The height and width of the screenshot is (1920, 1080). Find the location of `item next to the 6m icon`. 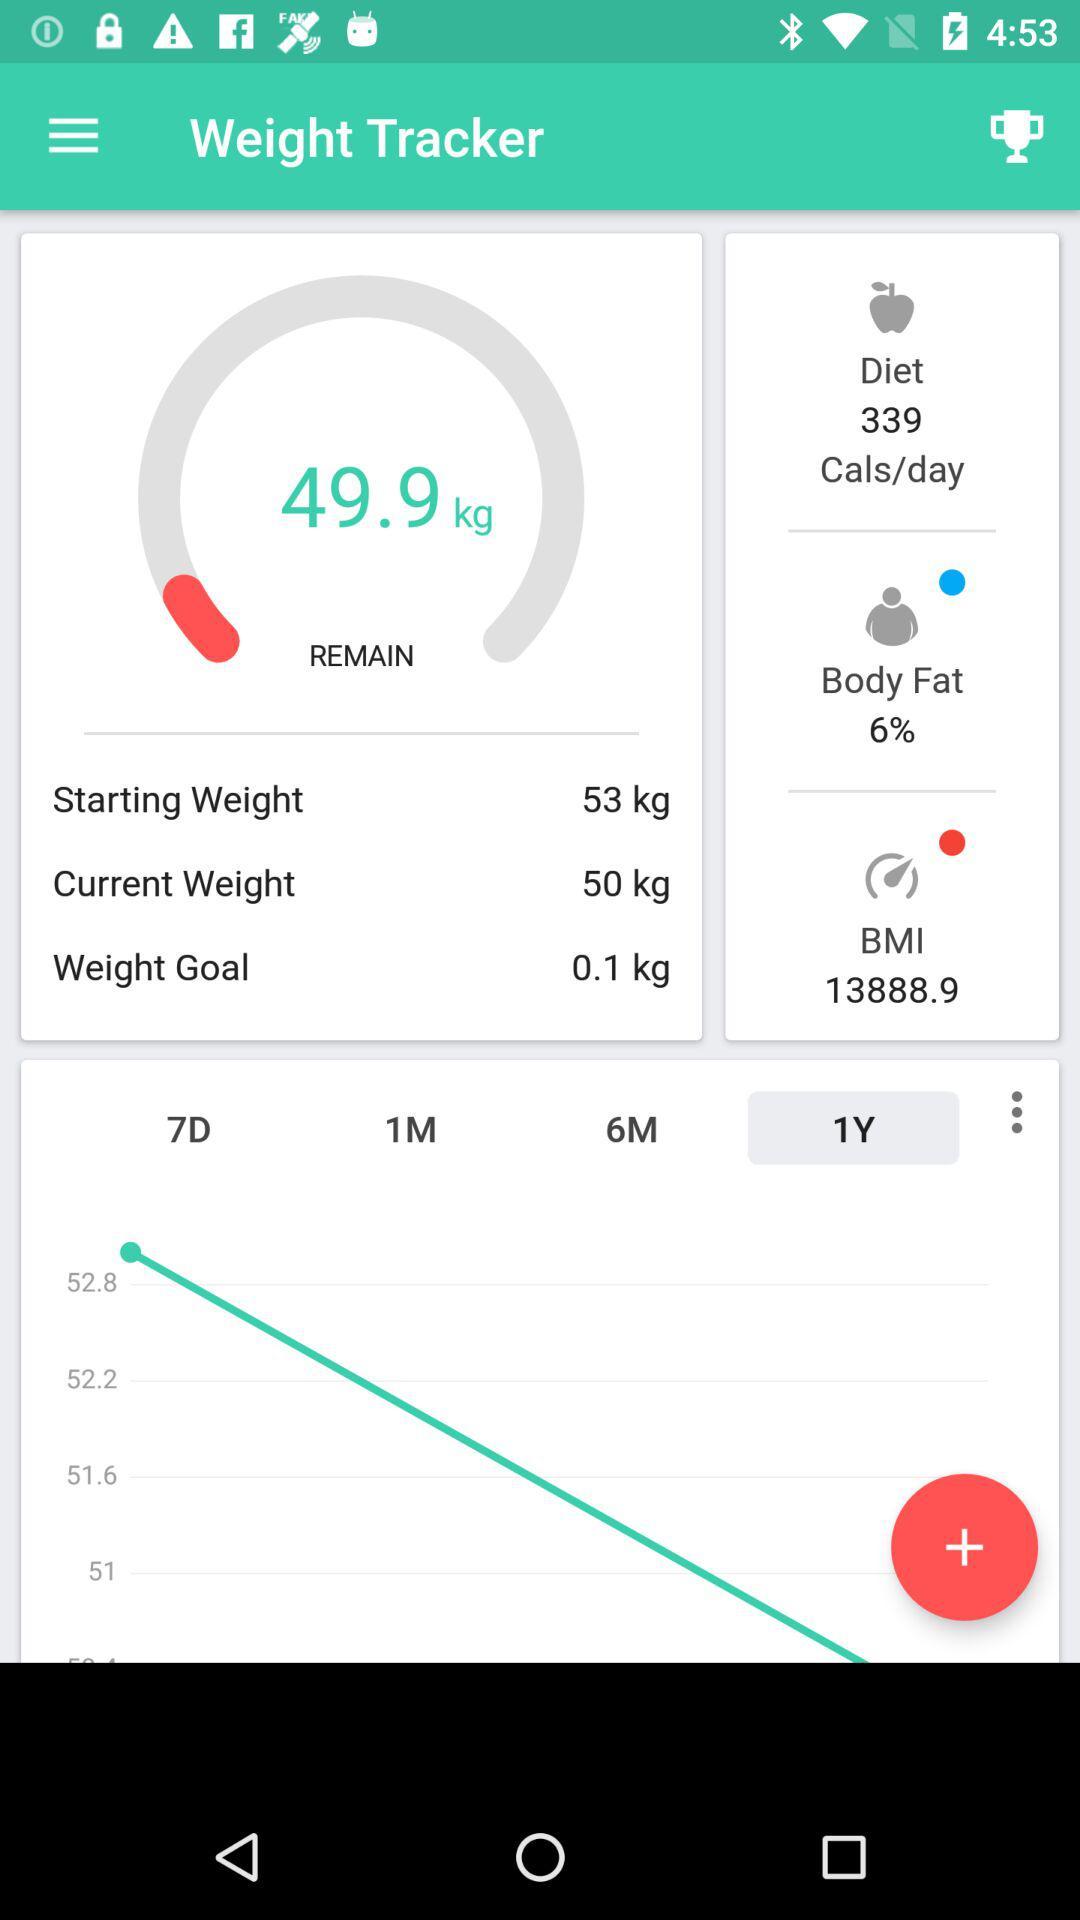

item next to the 6m icon is located at coordinates (409, 1128).